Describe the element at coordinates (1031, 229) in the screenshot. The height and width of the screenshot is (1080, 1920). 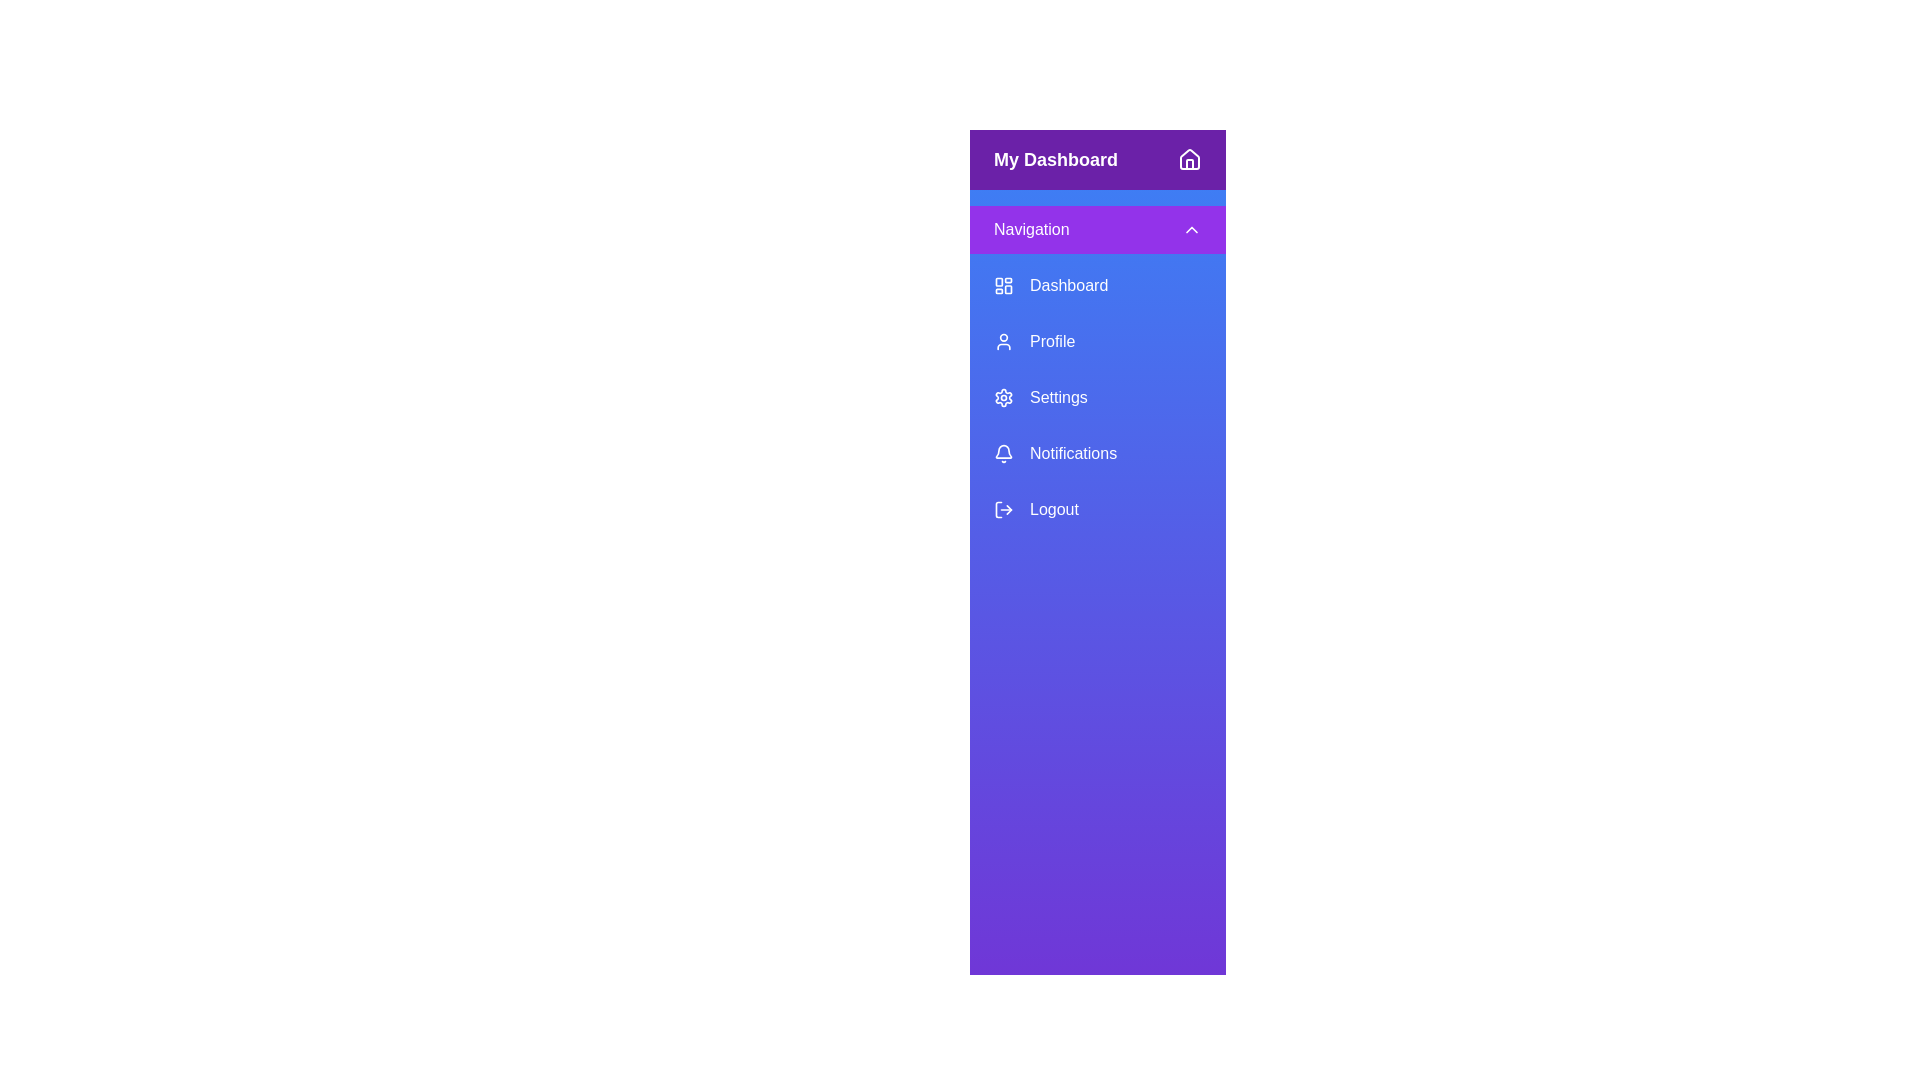
I see `the 'Navigation' text label, which is displayed in white font against a purple background, located in the header of the vertical navigation menu` at that location.